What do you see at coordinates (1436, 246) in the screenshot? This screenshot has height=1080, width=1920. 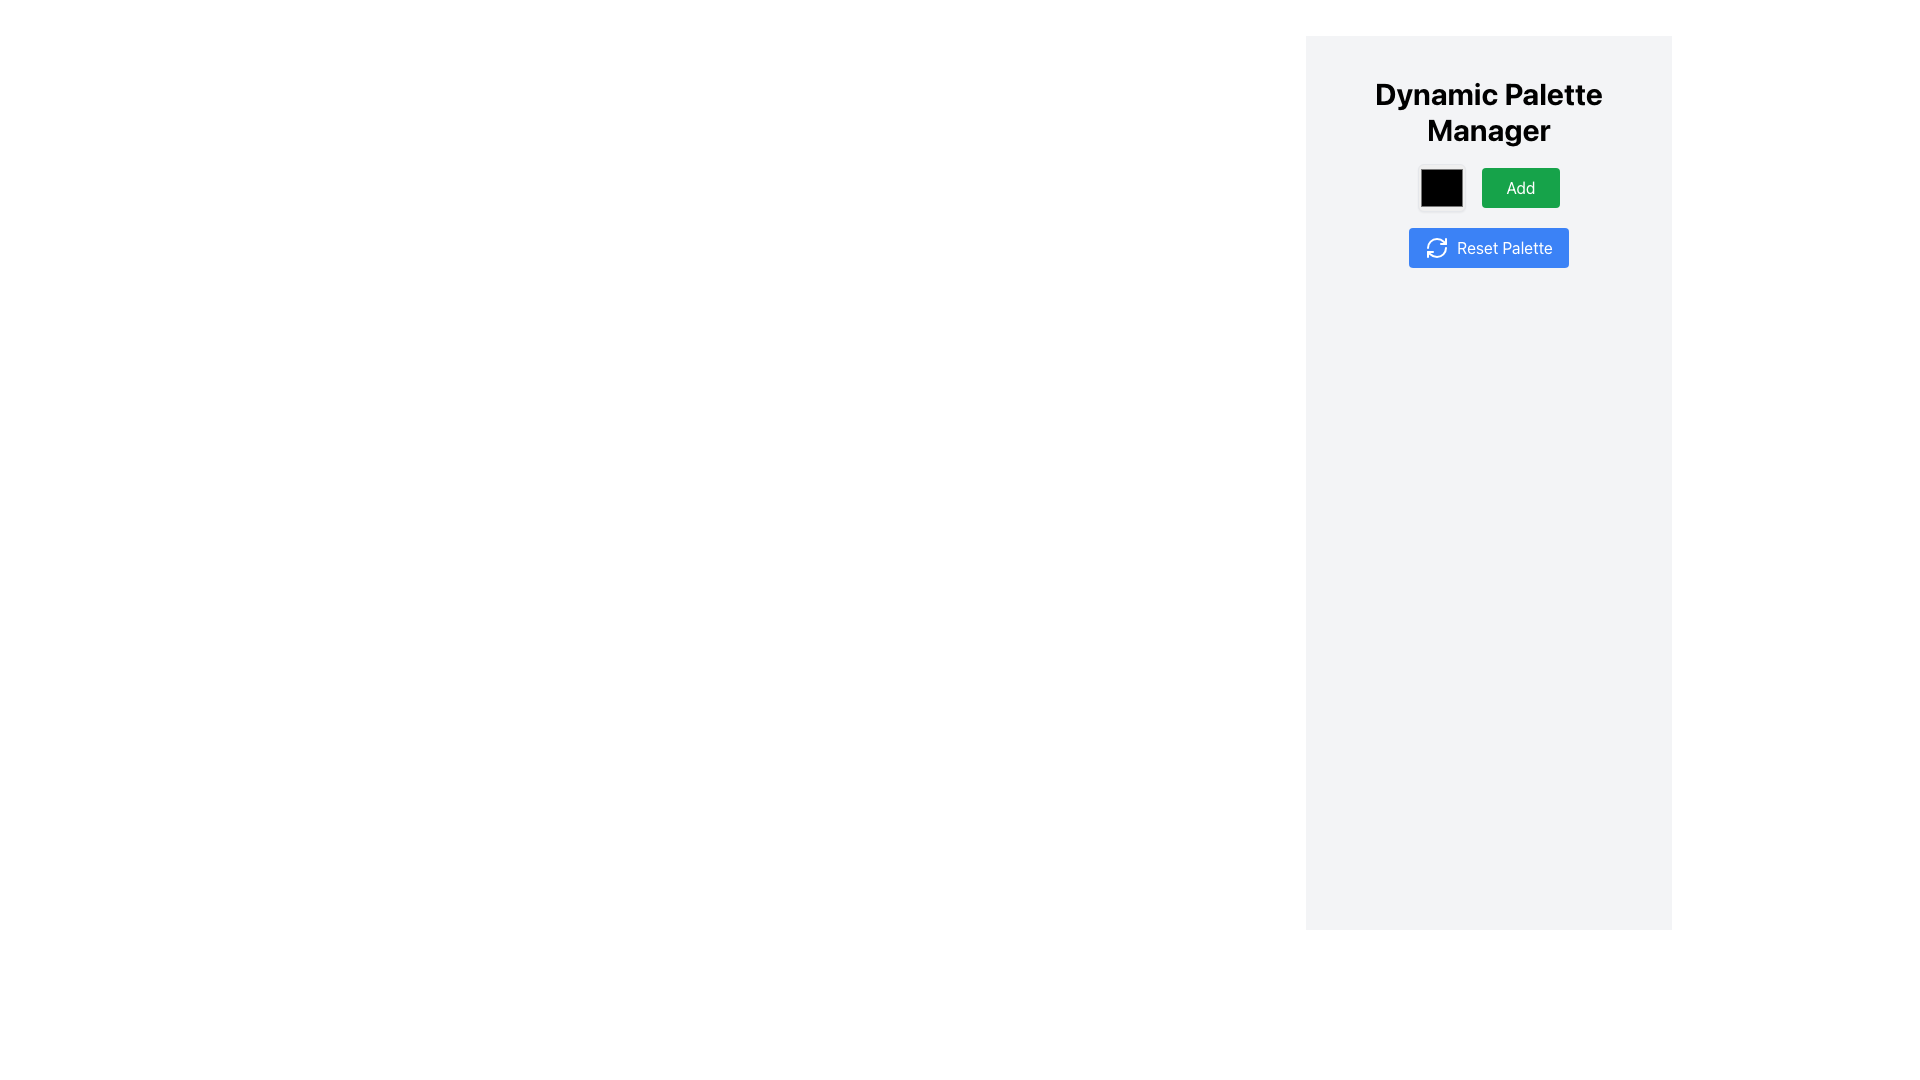 I see `the circular arrow icon representing the refresh action, located on the left side of the blue 'Reset Palette' button` at bounding box center [1436, 246].